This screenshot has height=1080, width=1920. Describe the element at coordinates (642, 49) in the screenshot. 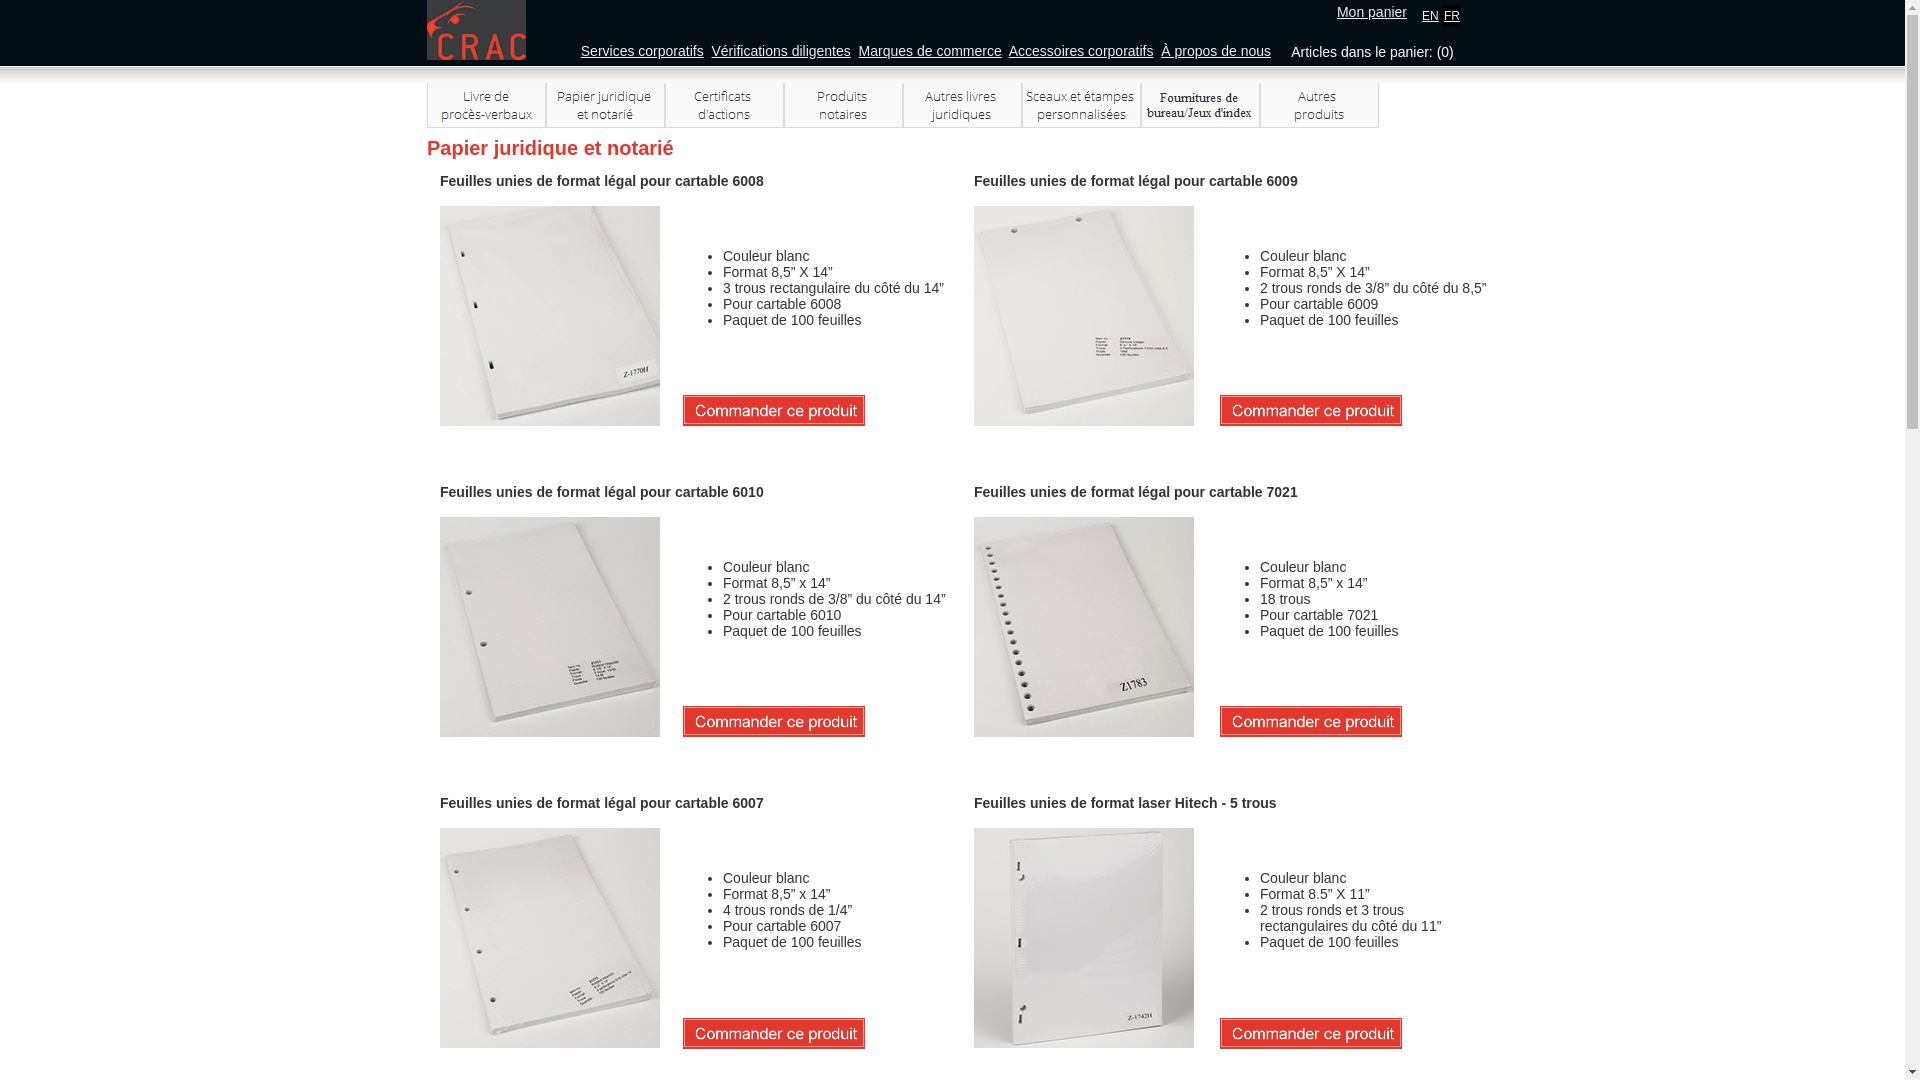

I see `'Services corporatifs'` at that location.